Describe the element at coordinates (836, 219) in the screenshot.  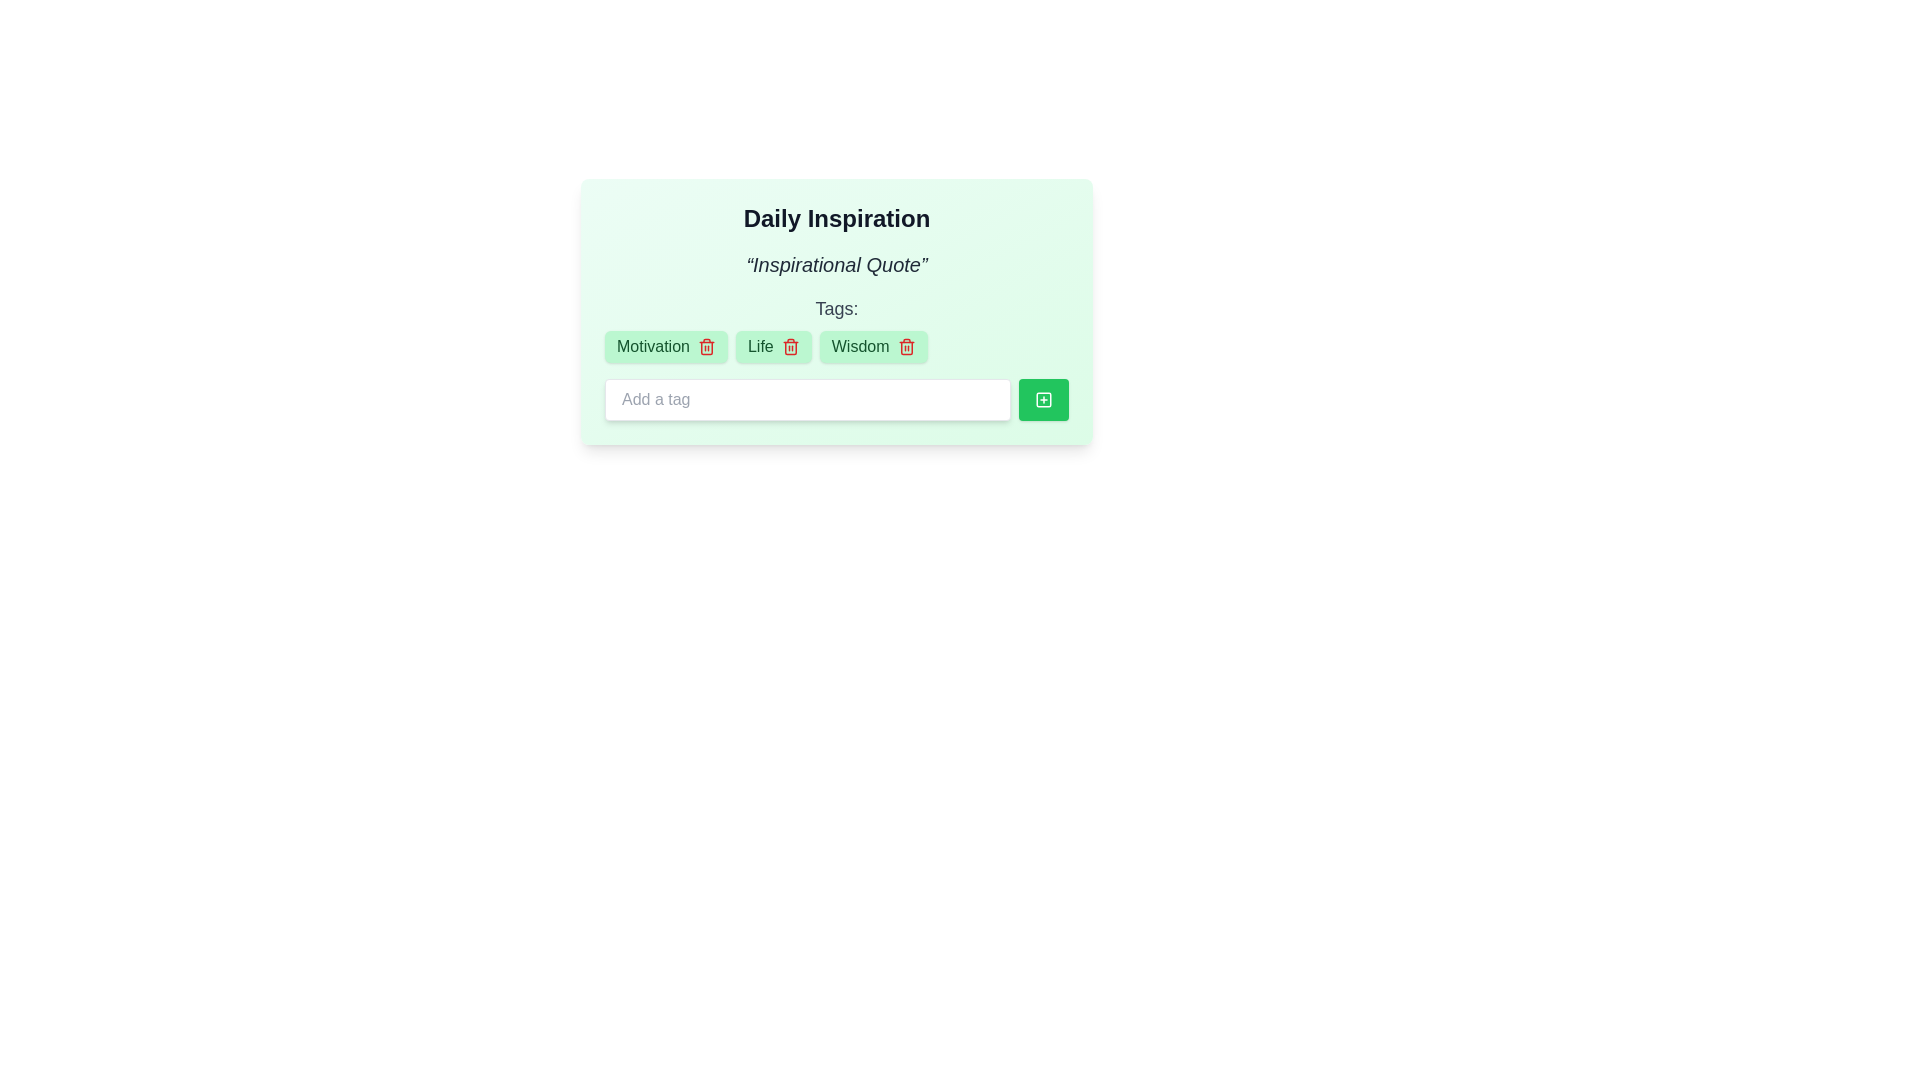
I see `'Daily Inspiration' text element located at the top of the card-like section with a light green background` at that location.